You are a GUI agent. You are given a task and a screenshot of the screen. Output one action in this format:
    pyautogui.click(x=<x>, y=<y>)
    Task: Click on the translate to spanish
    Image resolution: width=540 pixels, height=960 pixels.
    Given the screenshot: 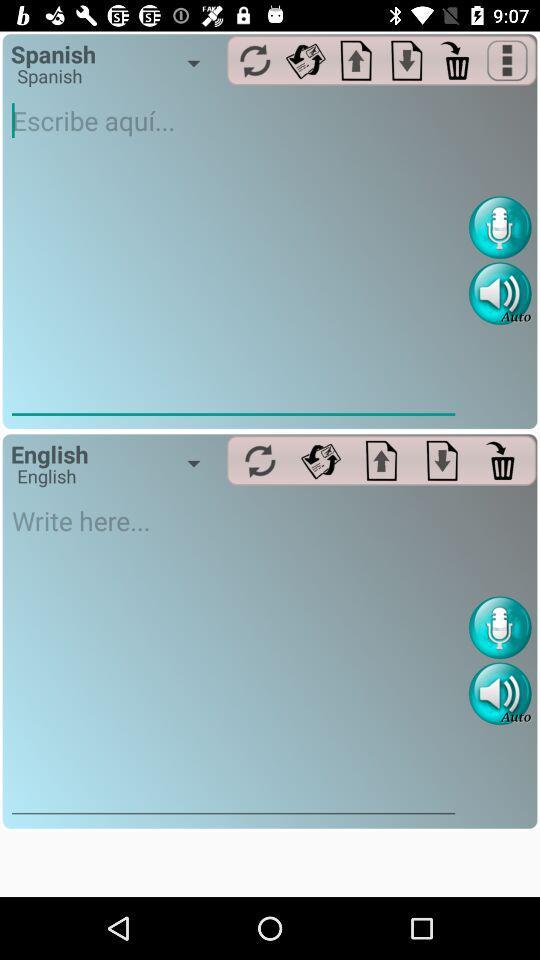 What is the action you would take?
    pyautogui.click(x=260, y=460)
    